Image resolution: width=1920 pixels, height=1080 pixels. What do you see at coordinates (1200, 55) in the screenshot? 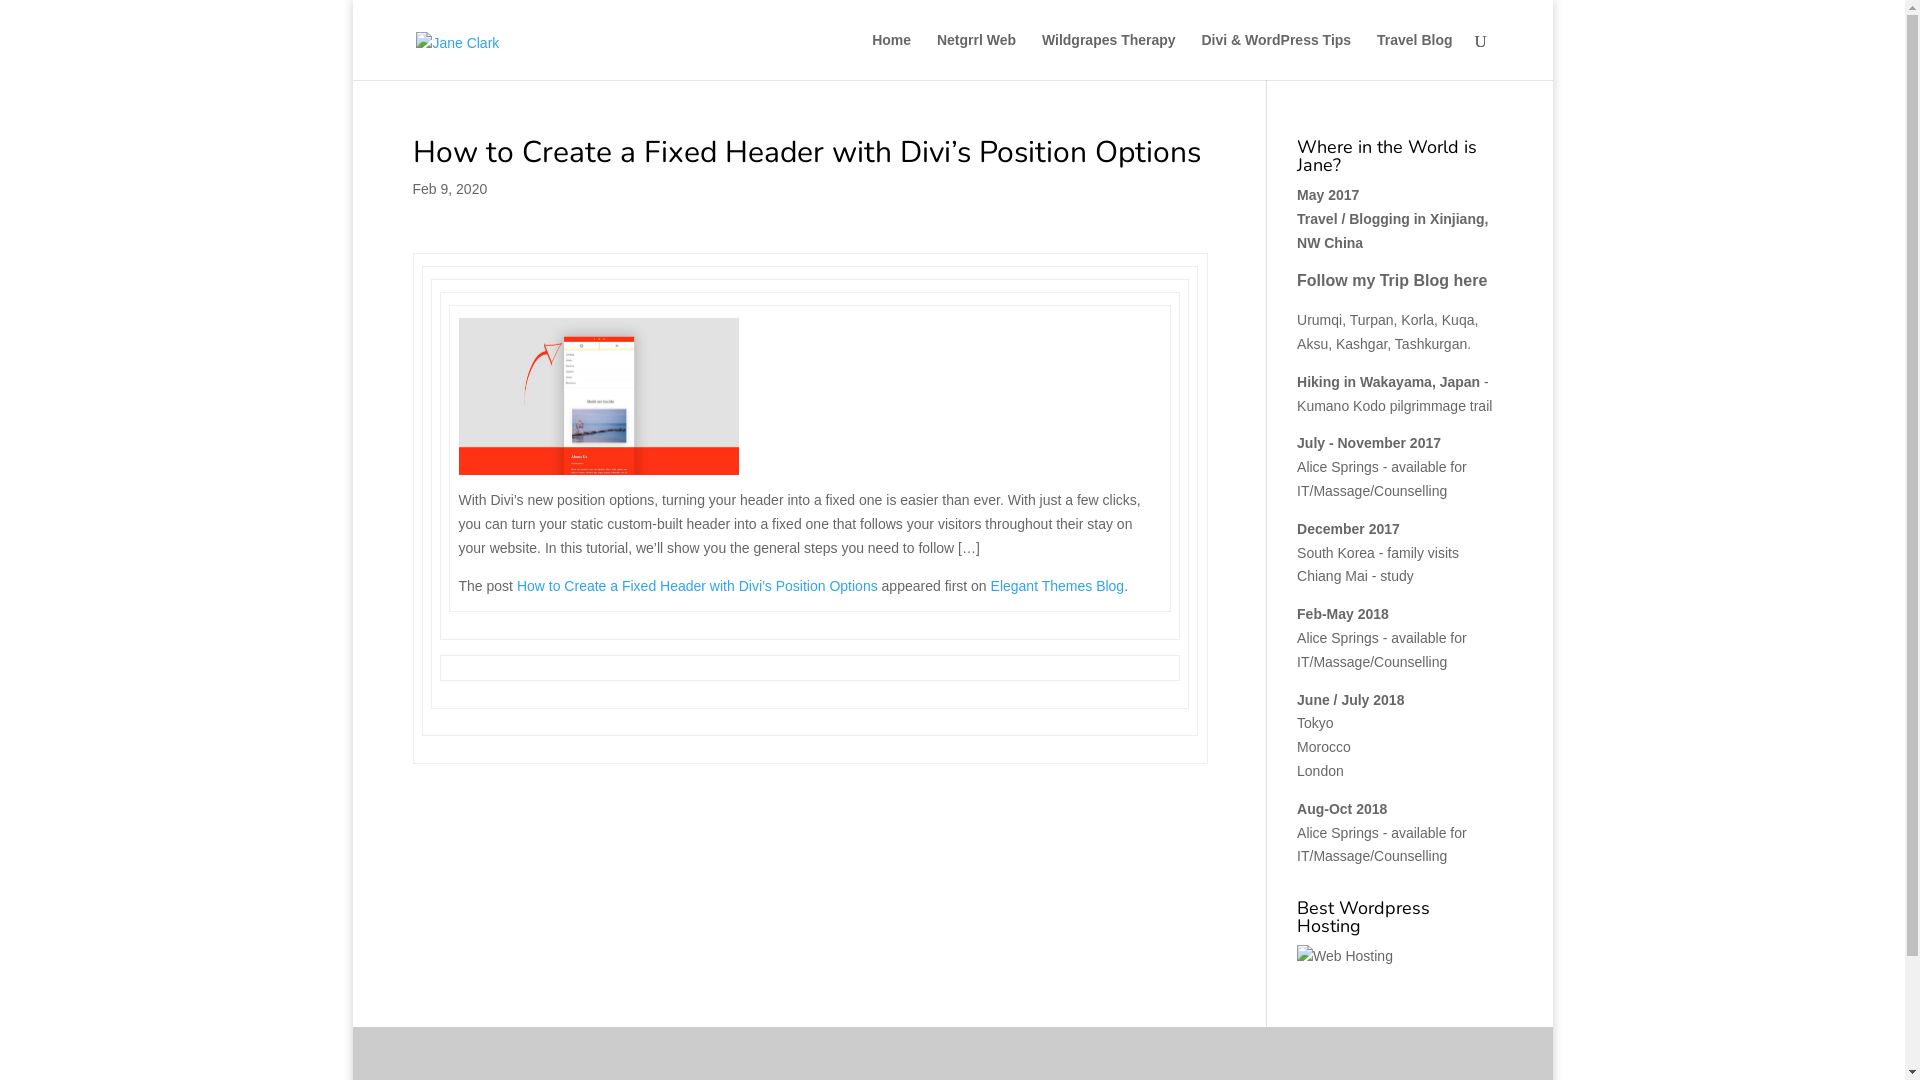
I see `'Divi & WordPress Tips'` at bounding box center [1200, 55].